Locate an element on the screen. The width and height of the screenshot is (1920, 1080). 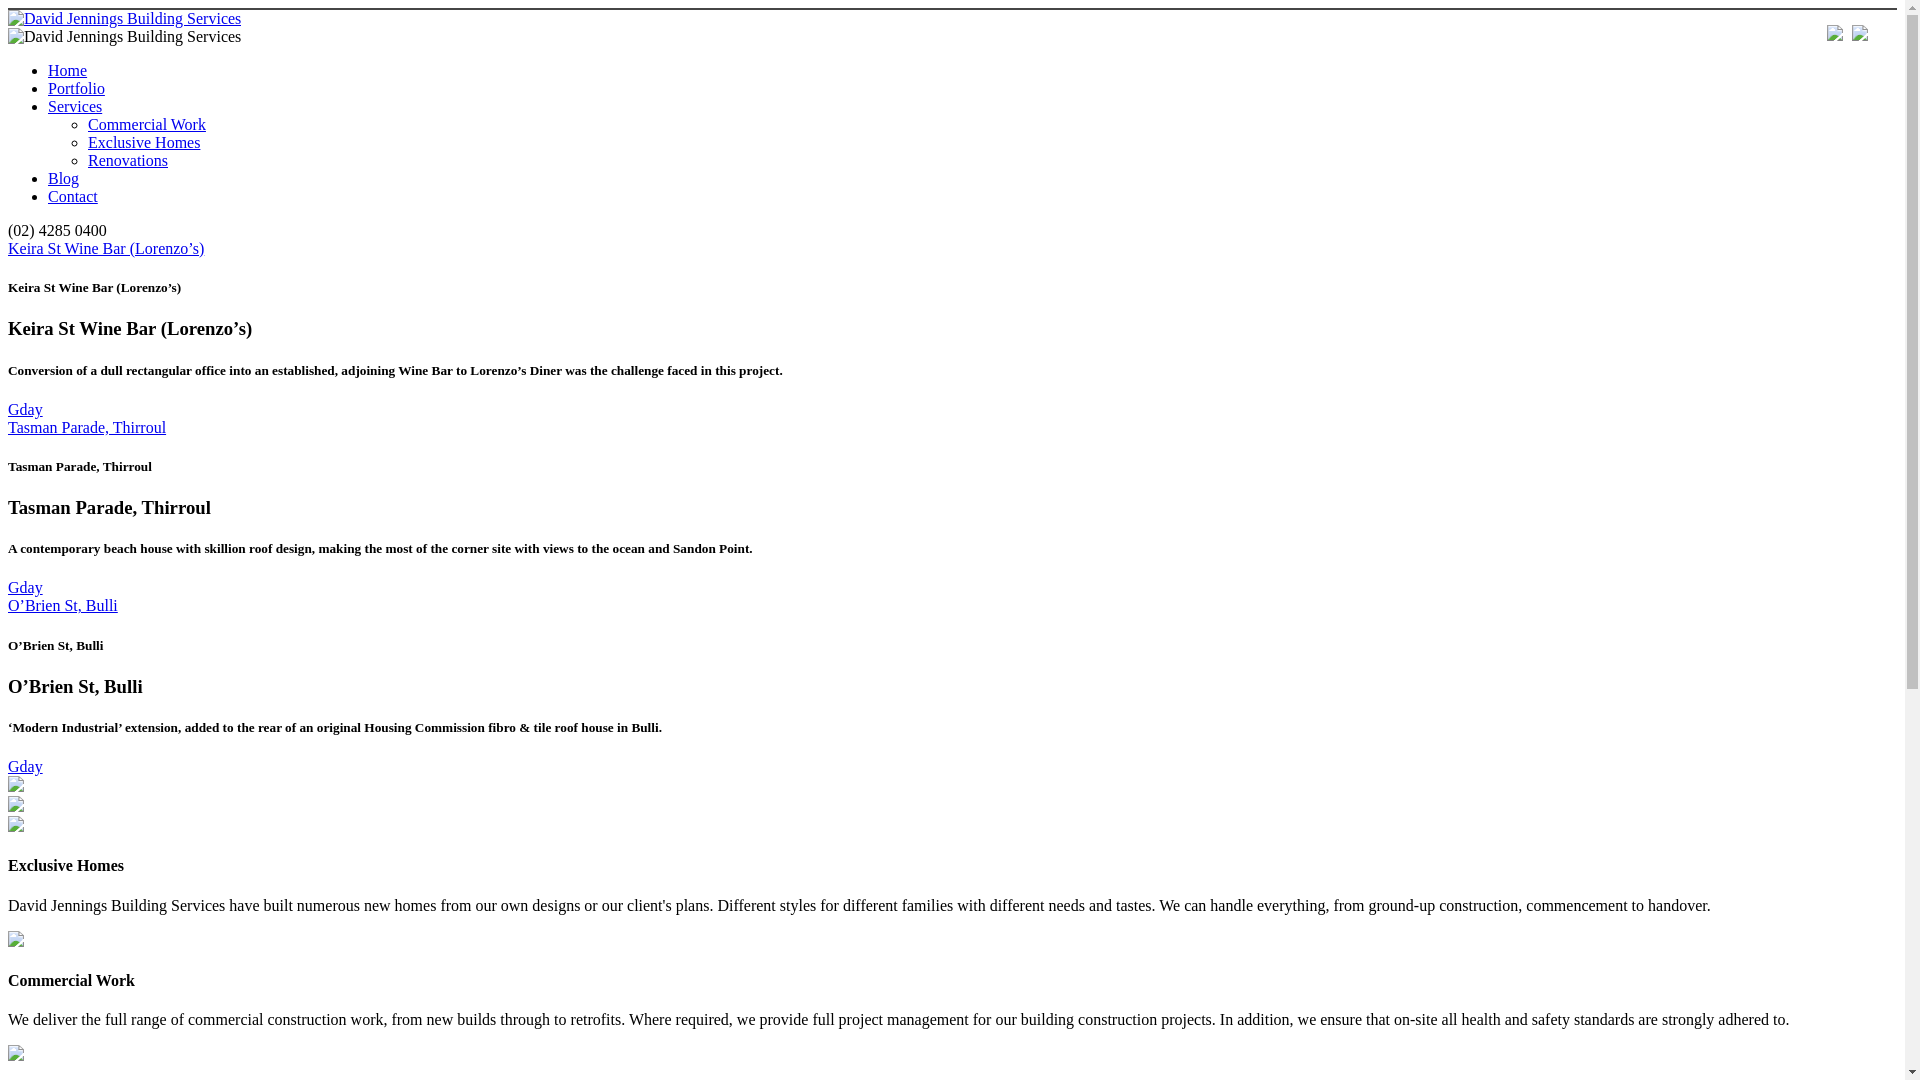
'Contact' is located at coordinates (72, 196).